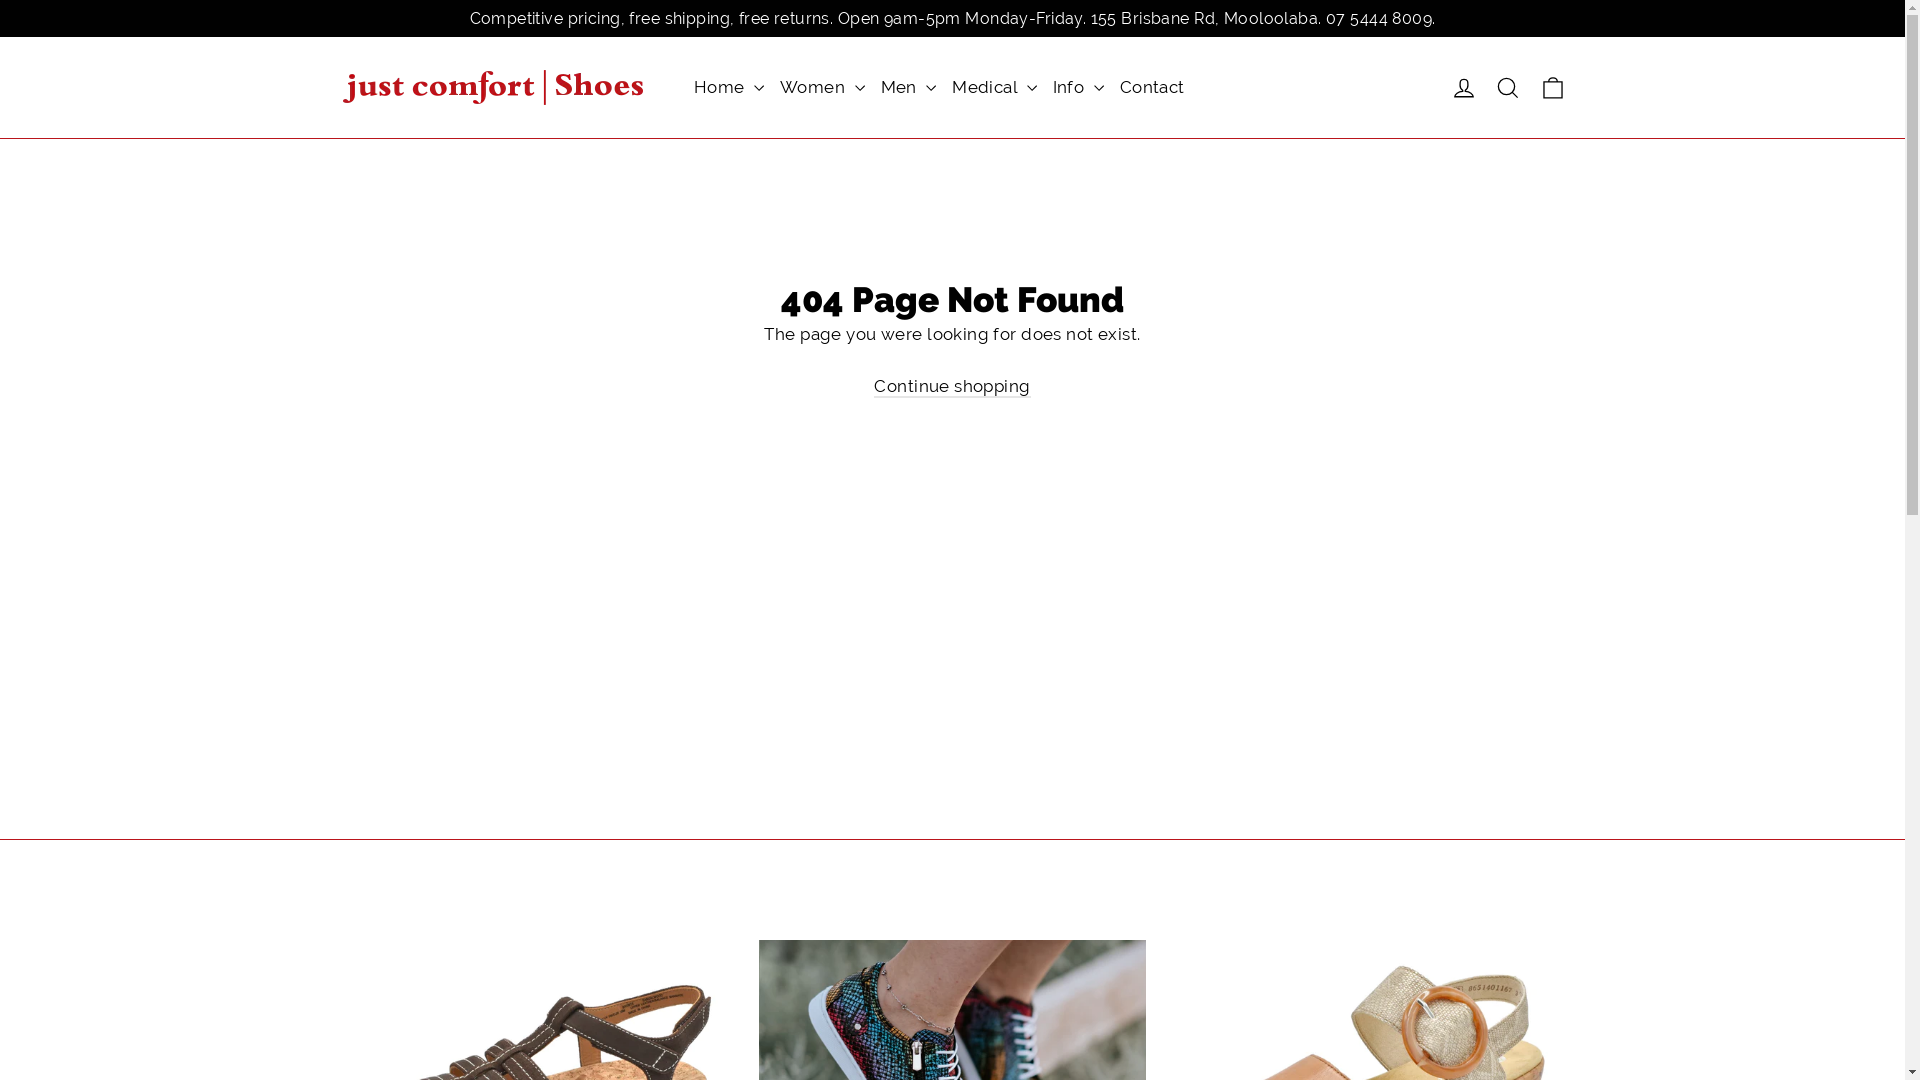 Image resolution: width=1920 pixels, height=1080 pixels. What do you see at coordinates (1152, 86) in the screenshot?
I see `'Contact'` at bounding box center [1152, 86].